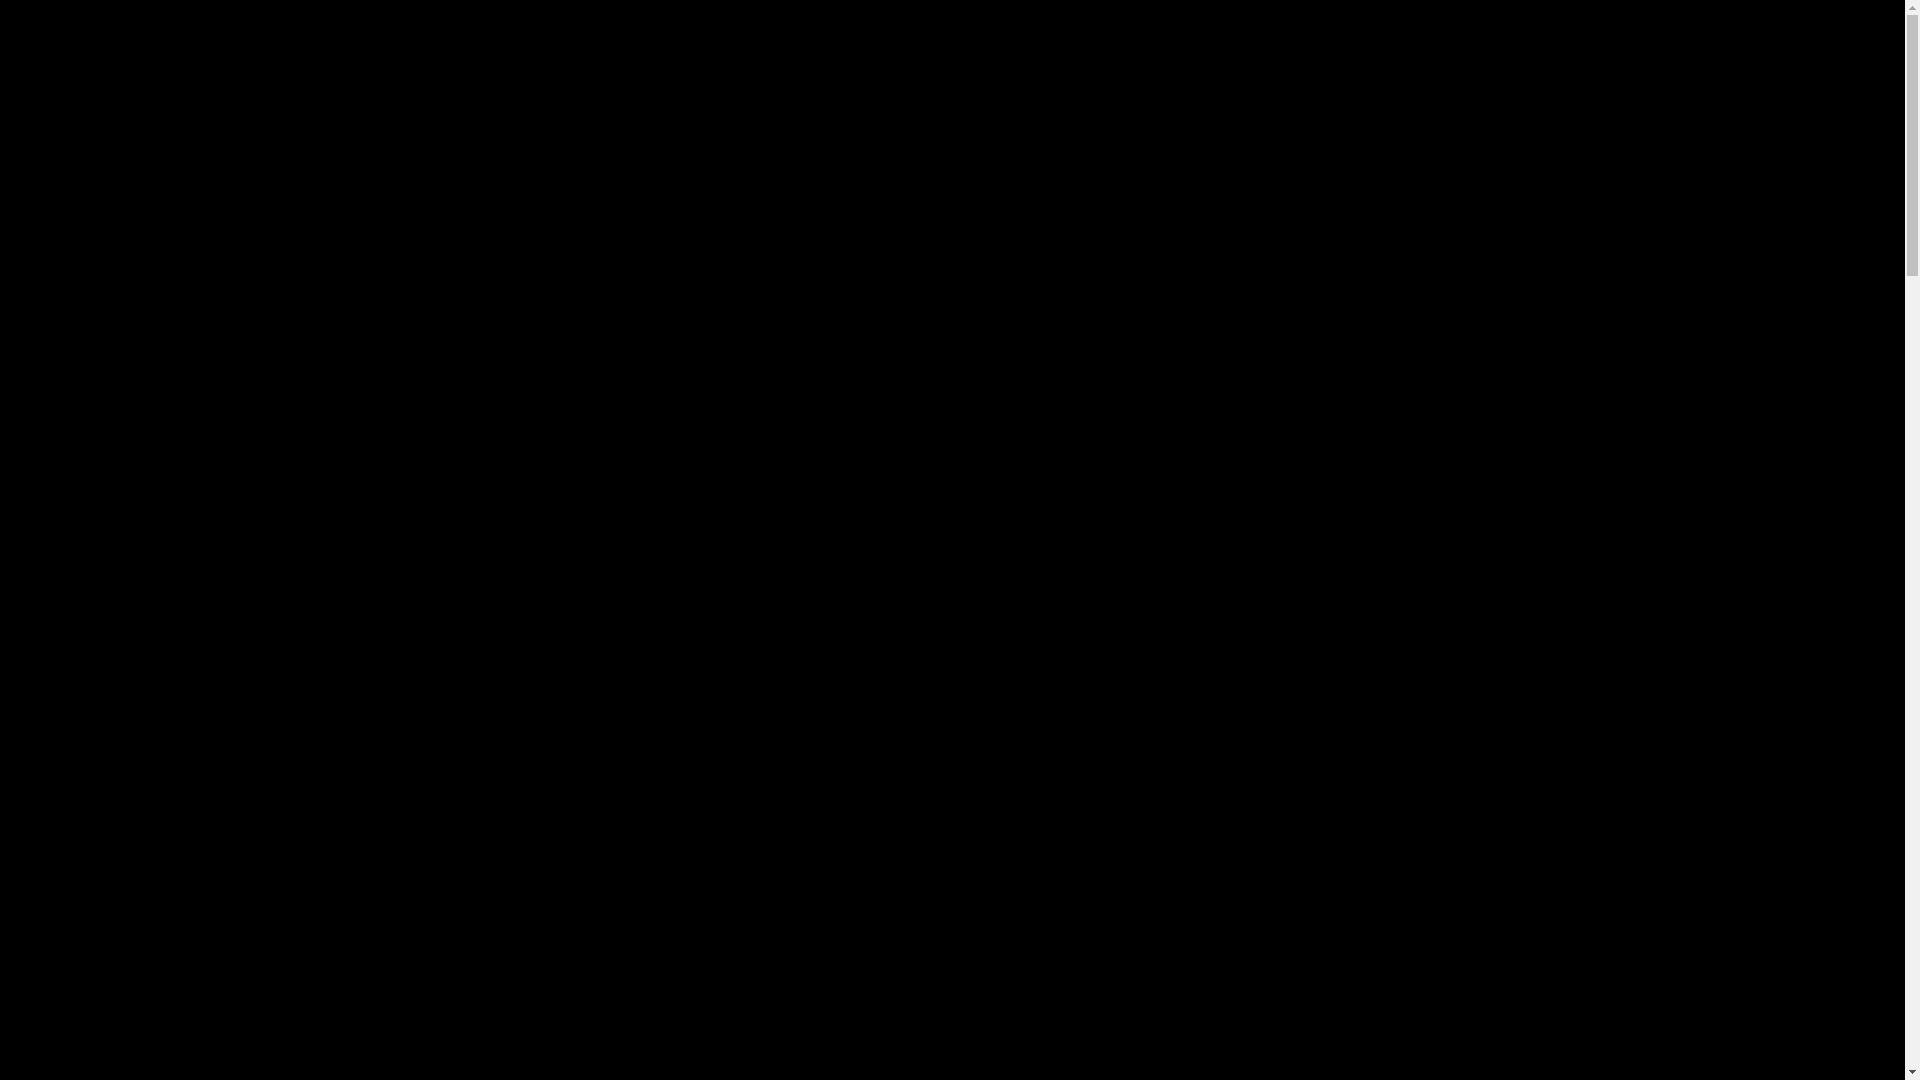  I want to click on 'Home', so click(48, 87).